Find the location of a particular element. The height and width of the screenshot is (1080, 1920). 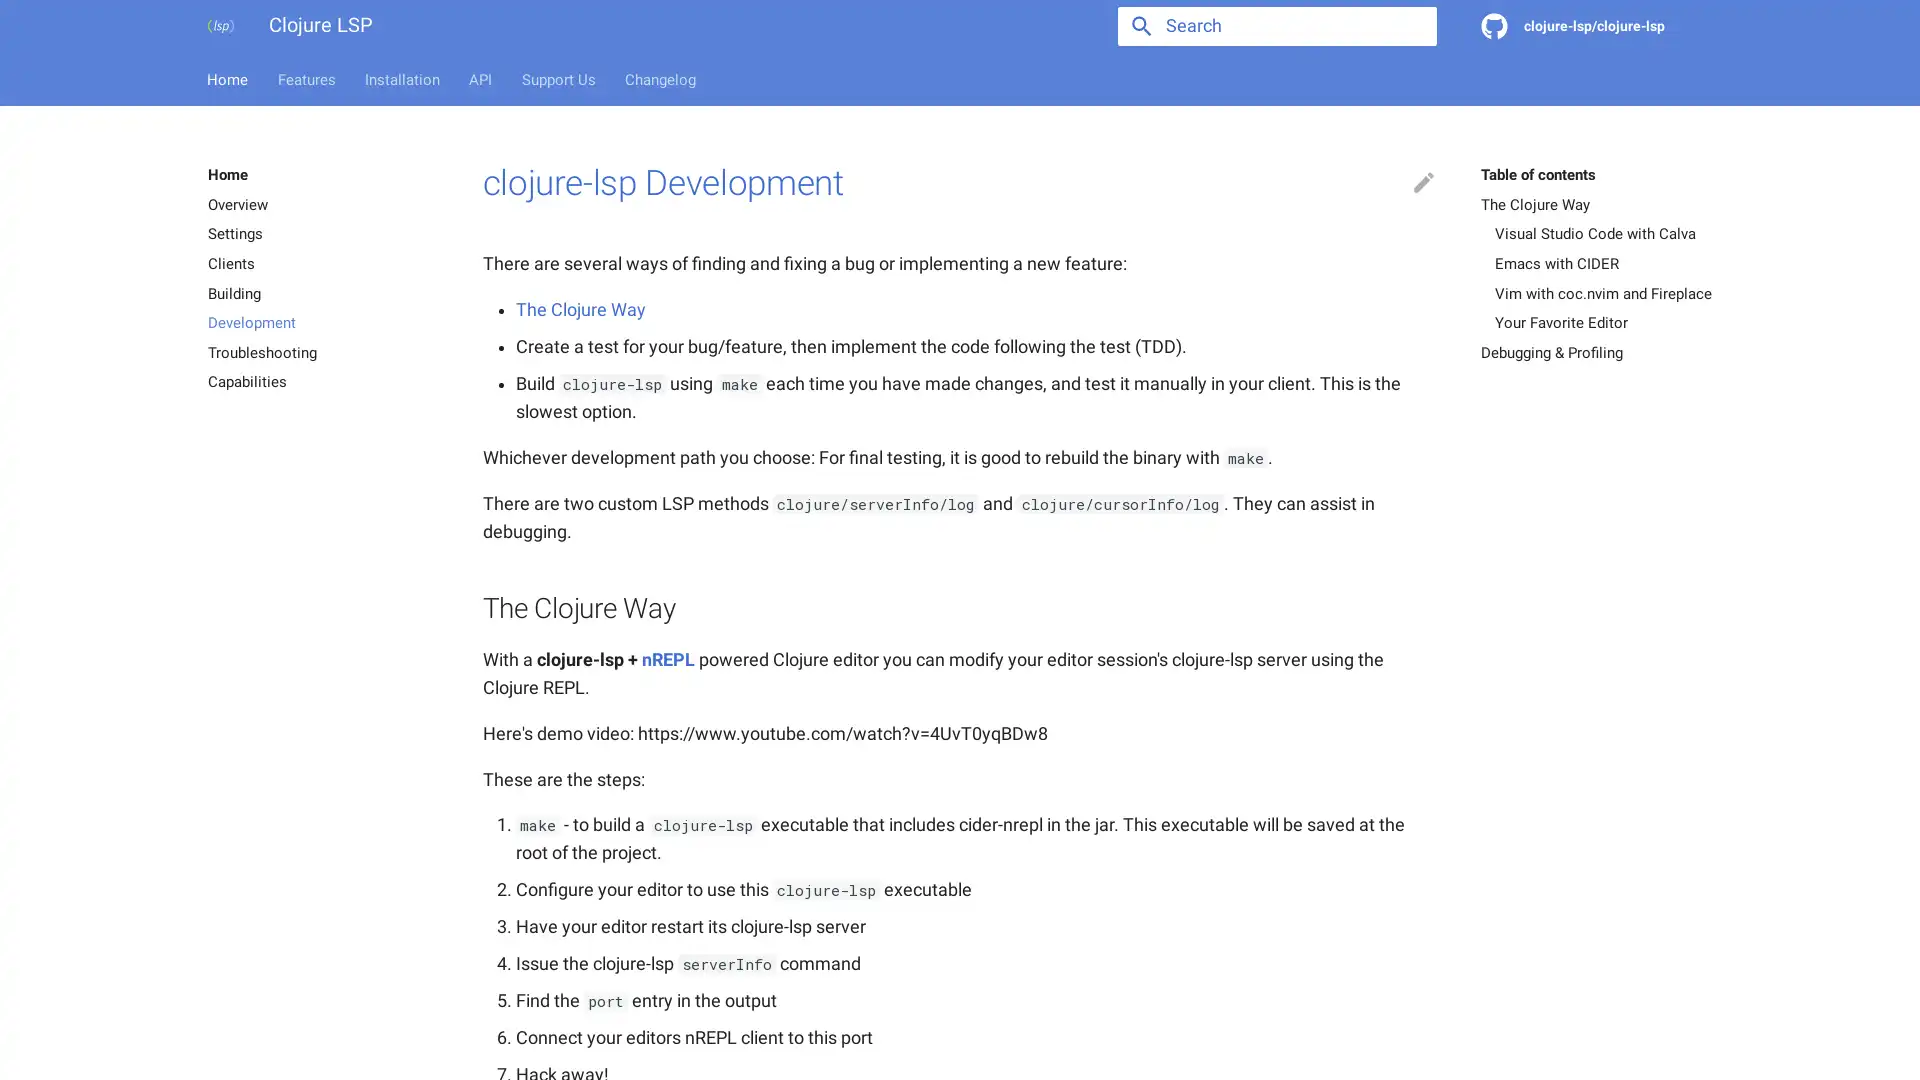

Clear is located at coordinates (1411, 26).